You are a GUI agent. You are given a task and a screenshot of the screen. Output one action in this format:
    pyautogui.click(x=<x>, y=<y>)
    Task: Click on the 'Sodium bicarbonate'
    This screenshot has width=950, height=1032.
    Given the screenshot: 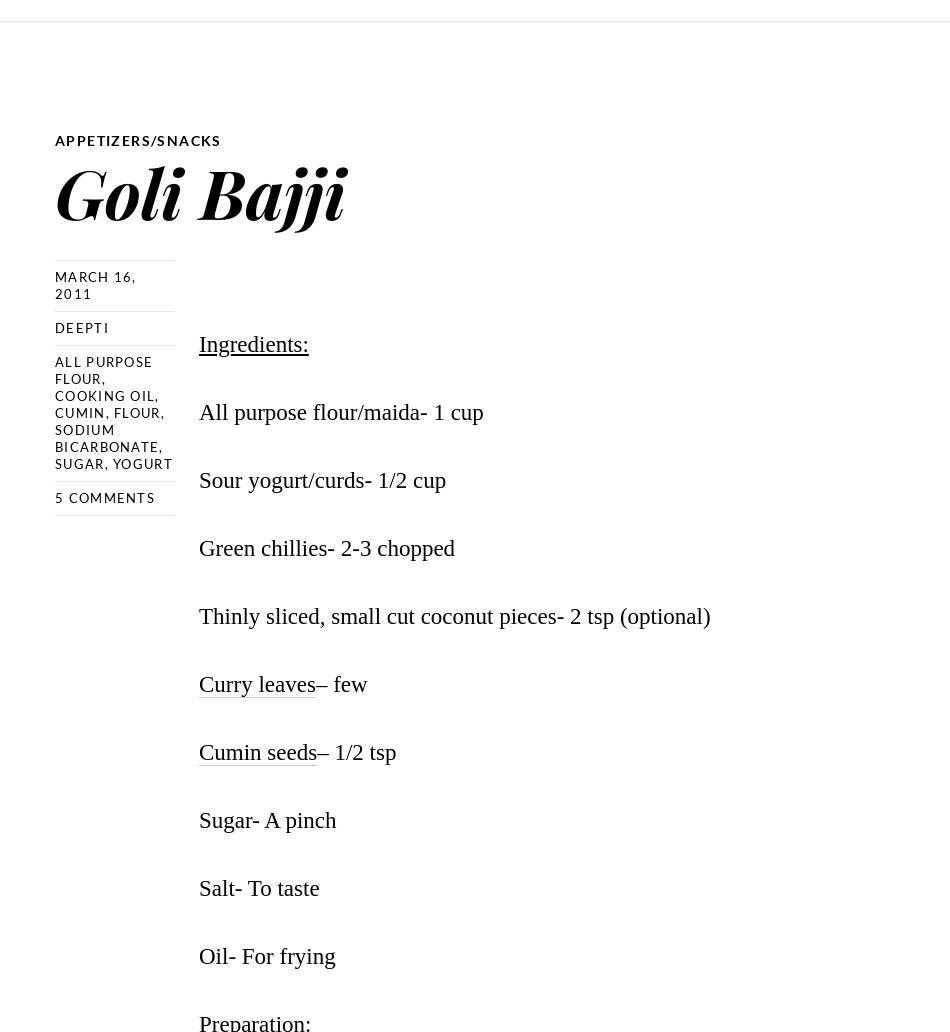 What is the action you would take?
    pyautogui.click(x=106, y=437)
    